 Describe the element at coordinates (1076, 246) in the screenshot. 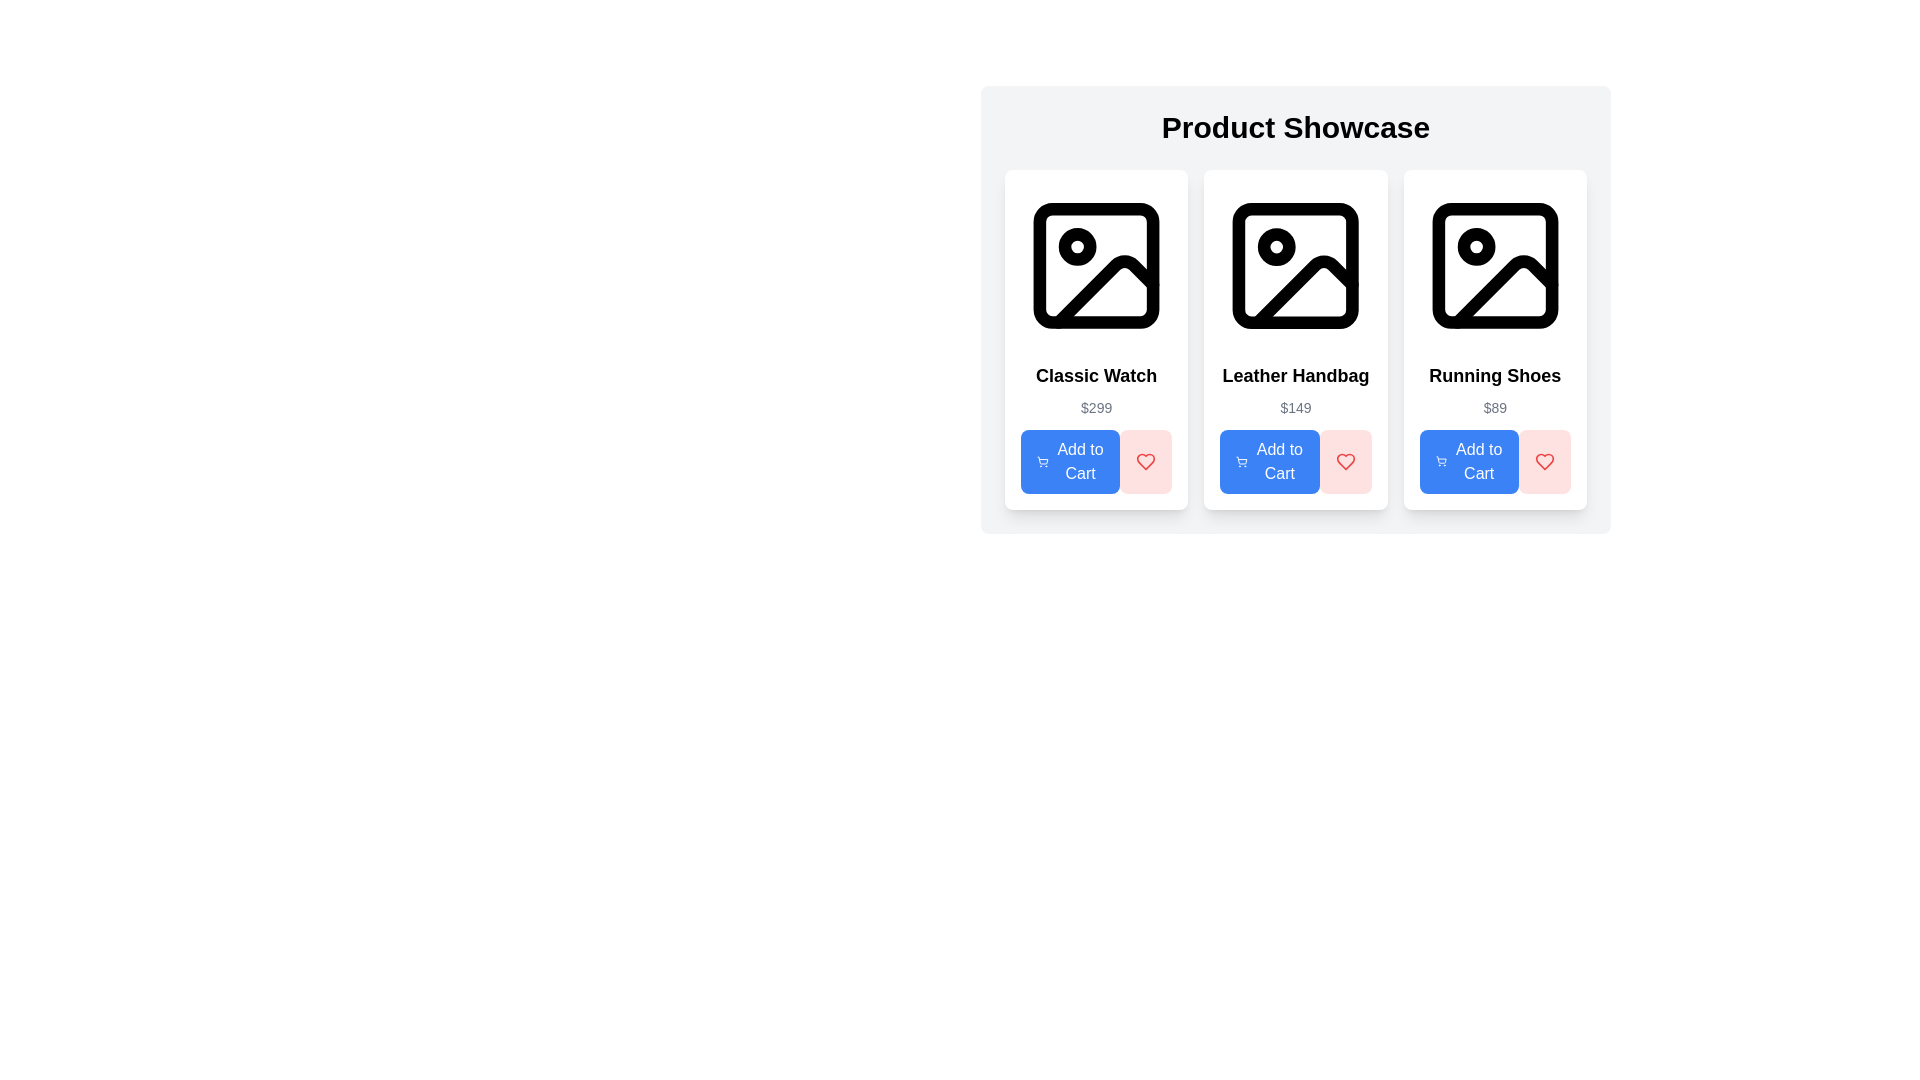

I see `the small circular dot within the image icon of the 'Classic Watch' product in the 'Product Showcase' section` at that location.